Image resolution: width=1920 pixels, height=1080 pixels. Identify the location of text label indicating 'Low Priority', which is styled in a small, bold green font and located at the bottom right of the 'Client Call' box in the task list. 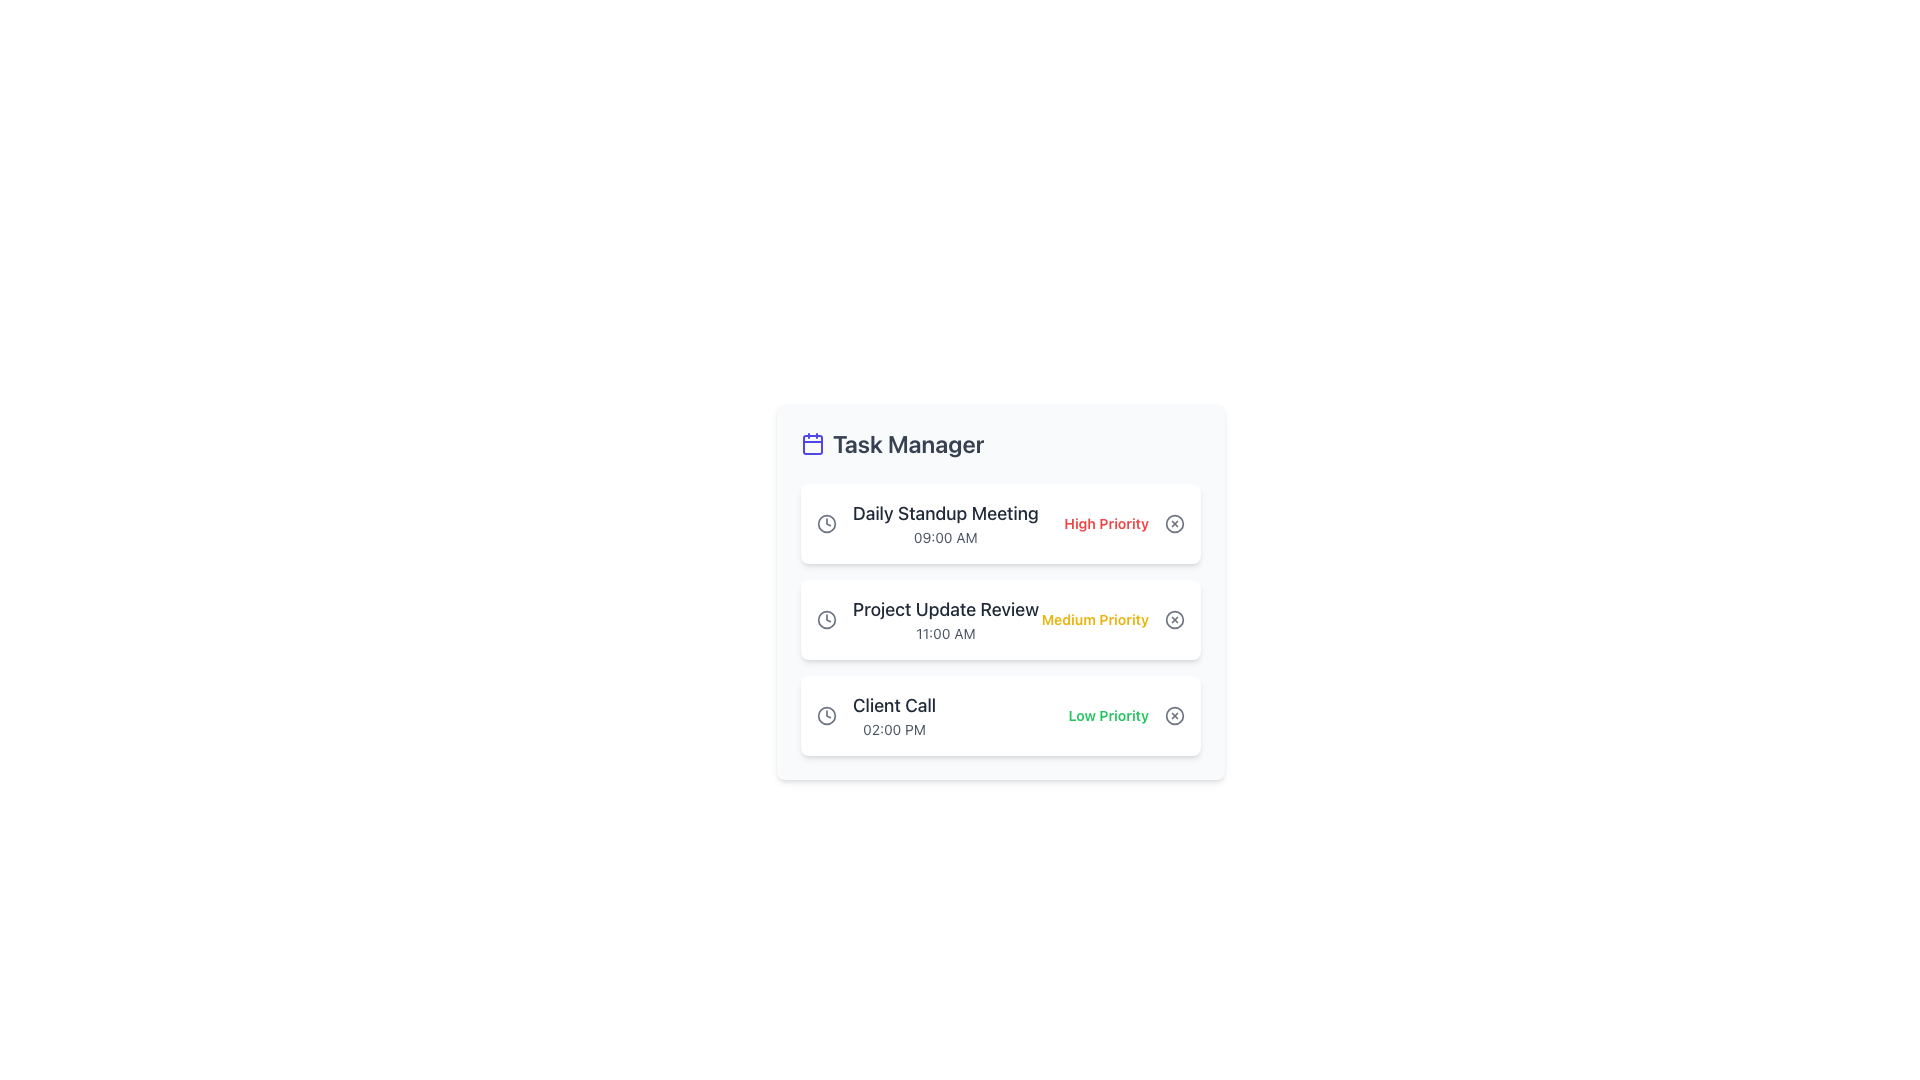
(1107, 715).